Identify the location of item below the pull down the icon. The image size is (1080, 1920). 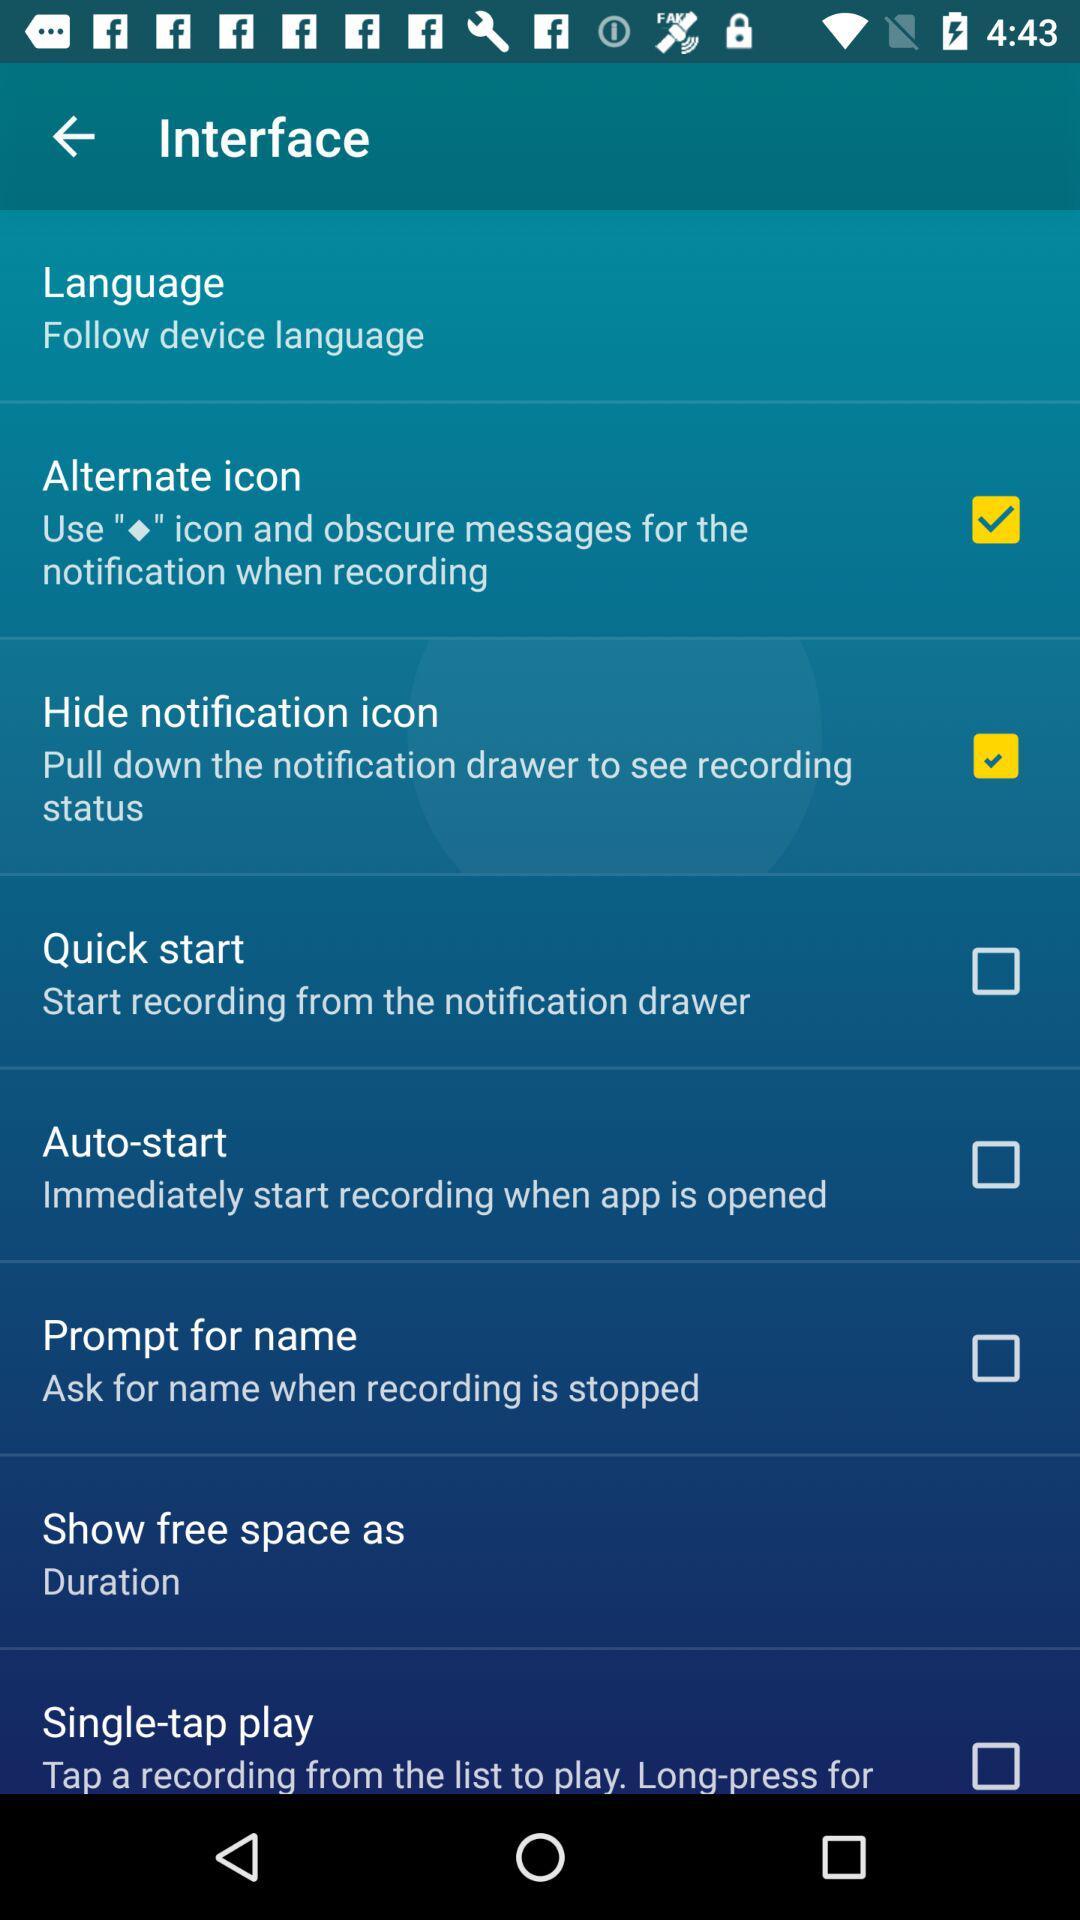
(142, 945).